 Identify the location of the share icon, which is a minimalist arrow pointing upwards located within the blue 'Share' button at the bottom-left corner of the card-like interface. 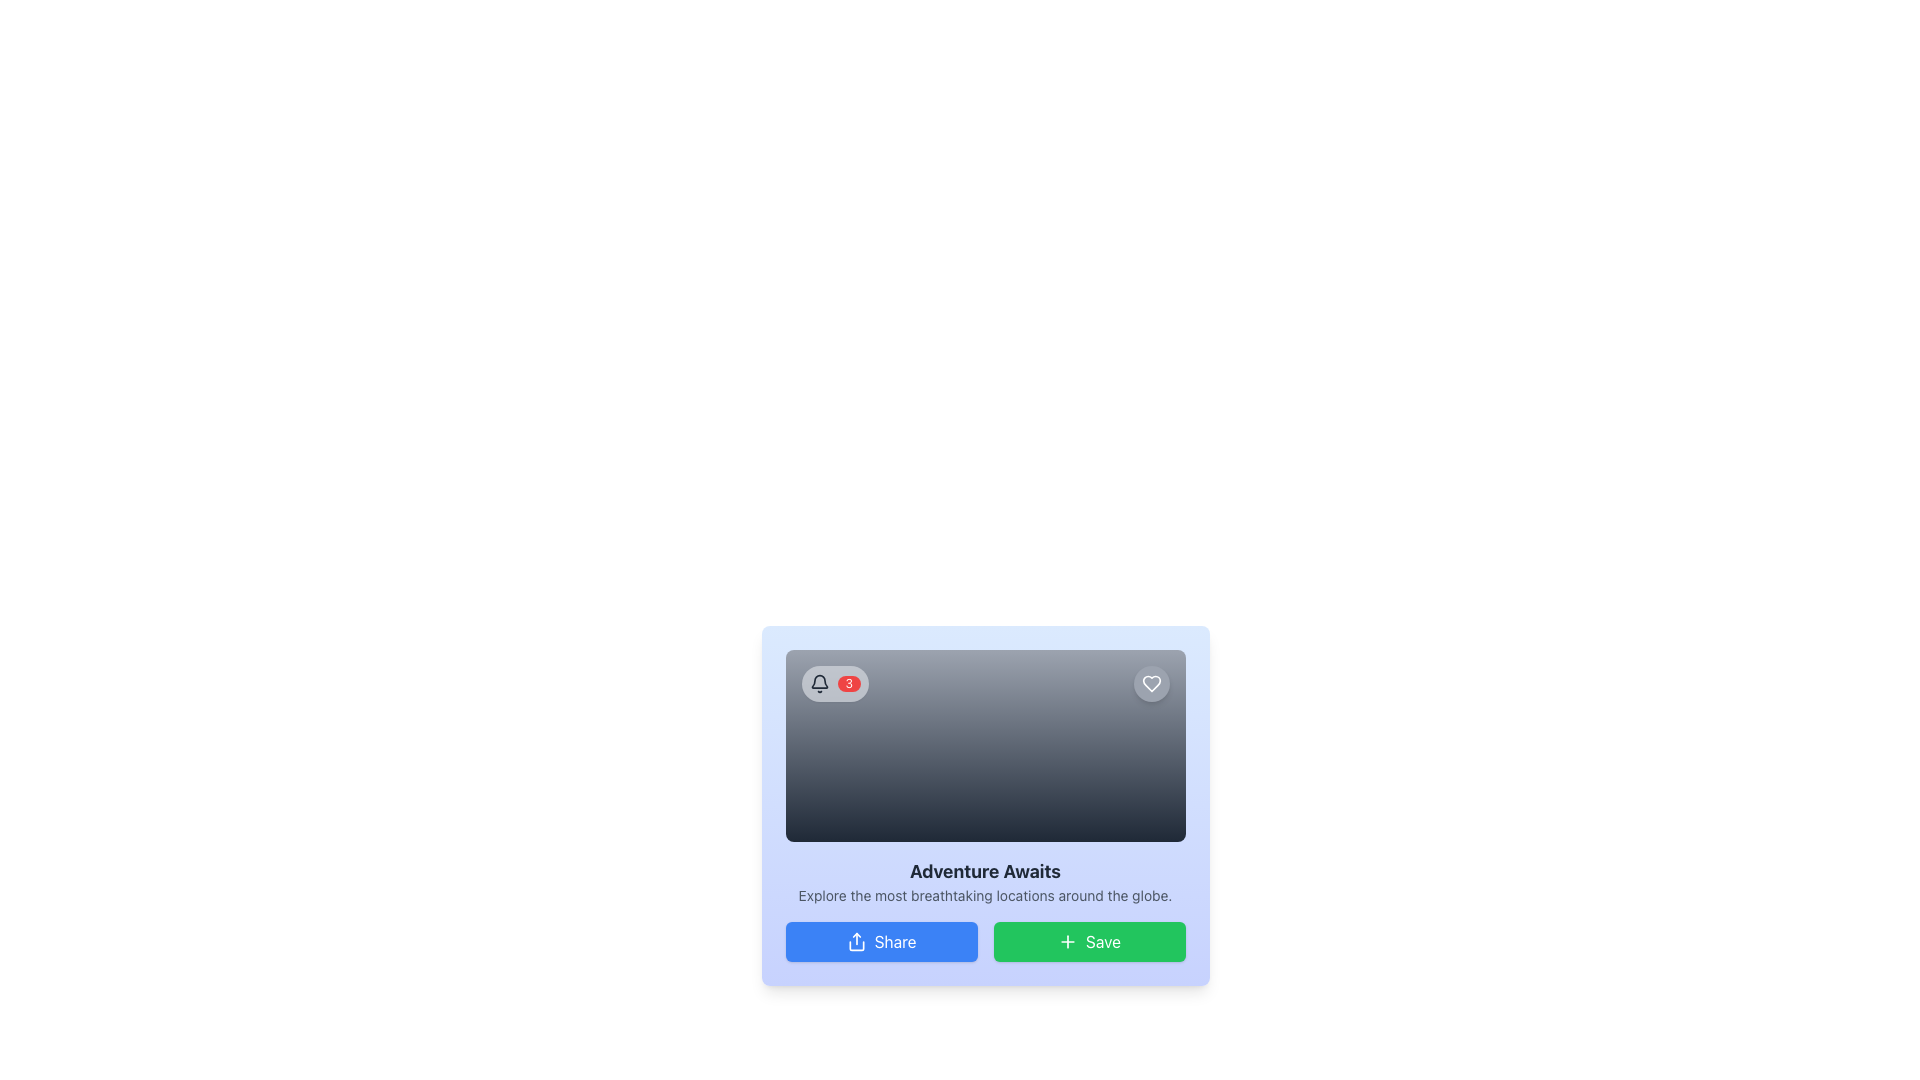
(856, 941).